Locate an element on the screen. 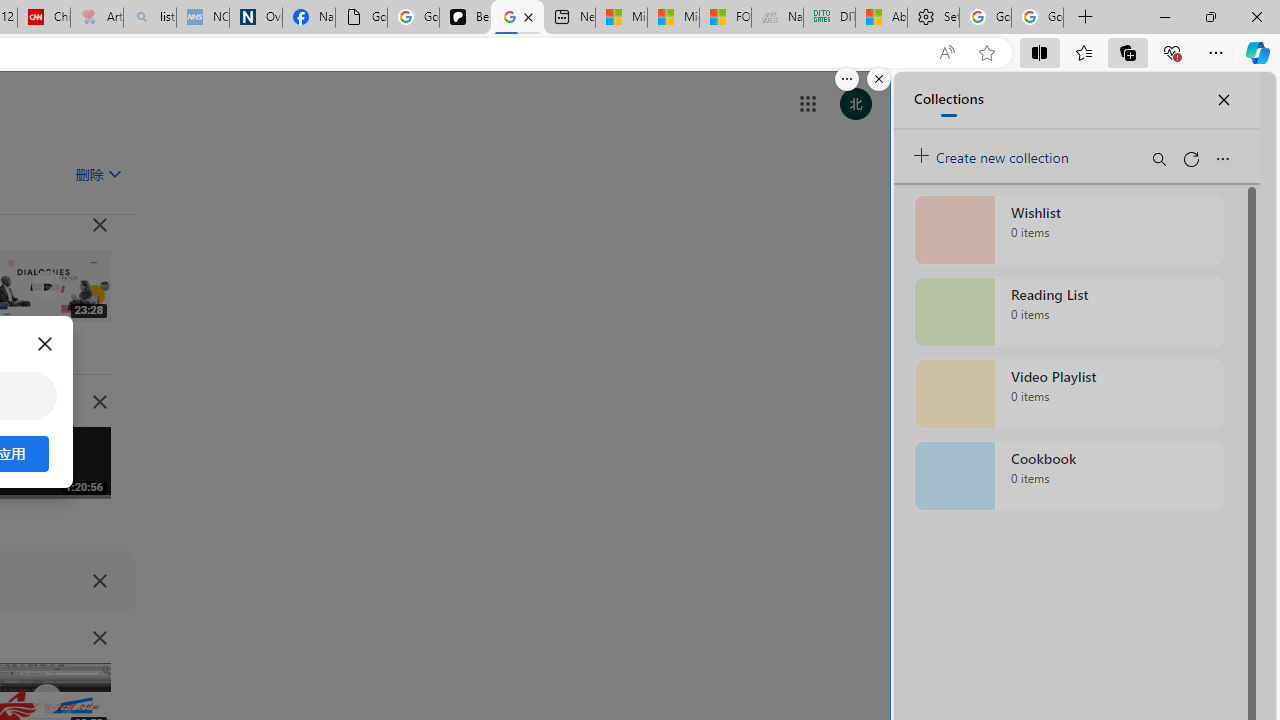  'FOX News - MSN' is located at coordinates (724, 17).